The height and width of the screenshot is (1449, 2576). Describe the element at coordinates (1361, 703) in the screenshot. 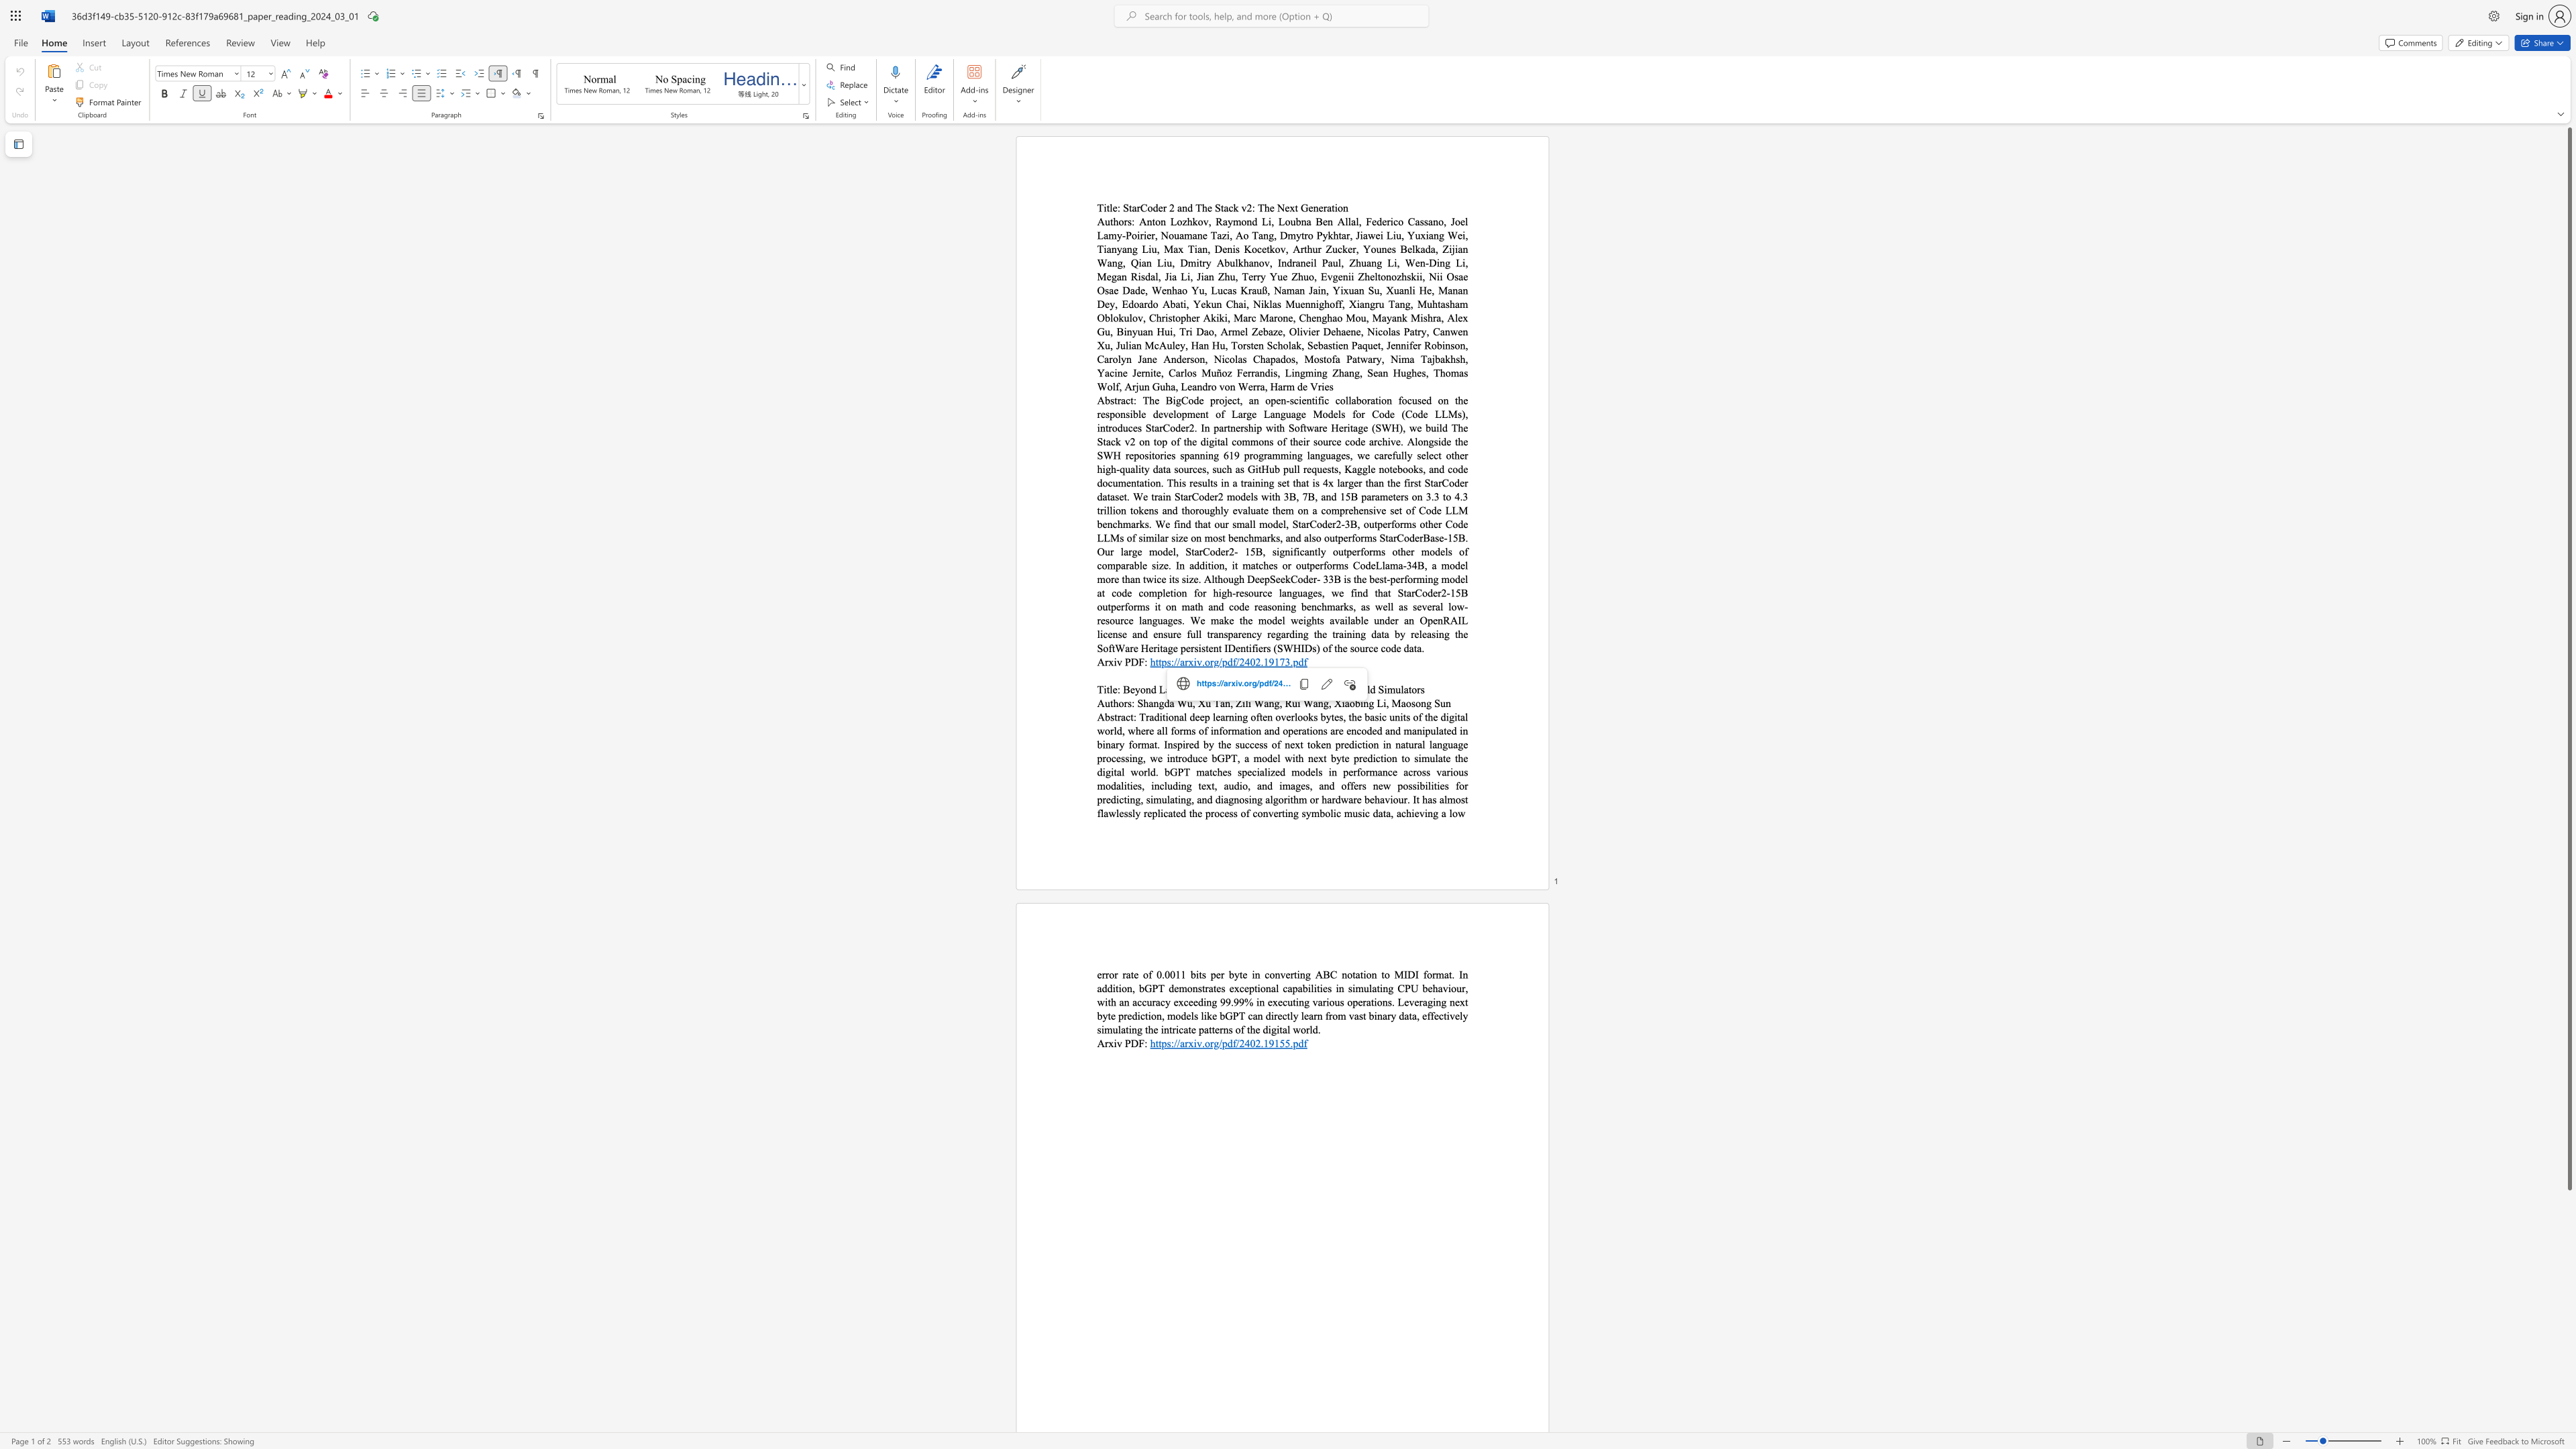

I see `the 2th character "i" in the text` at that location.